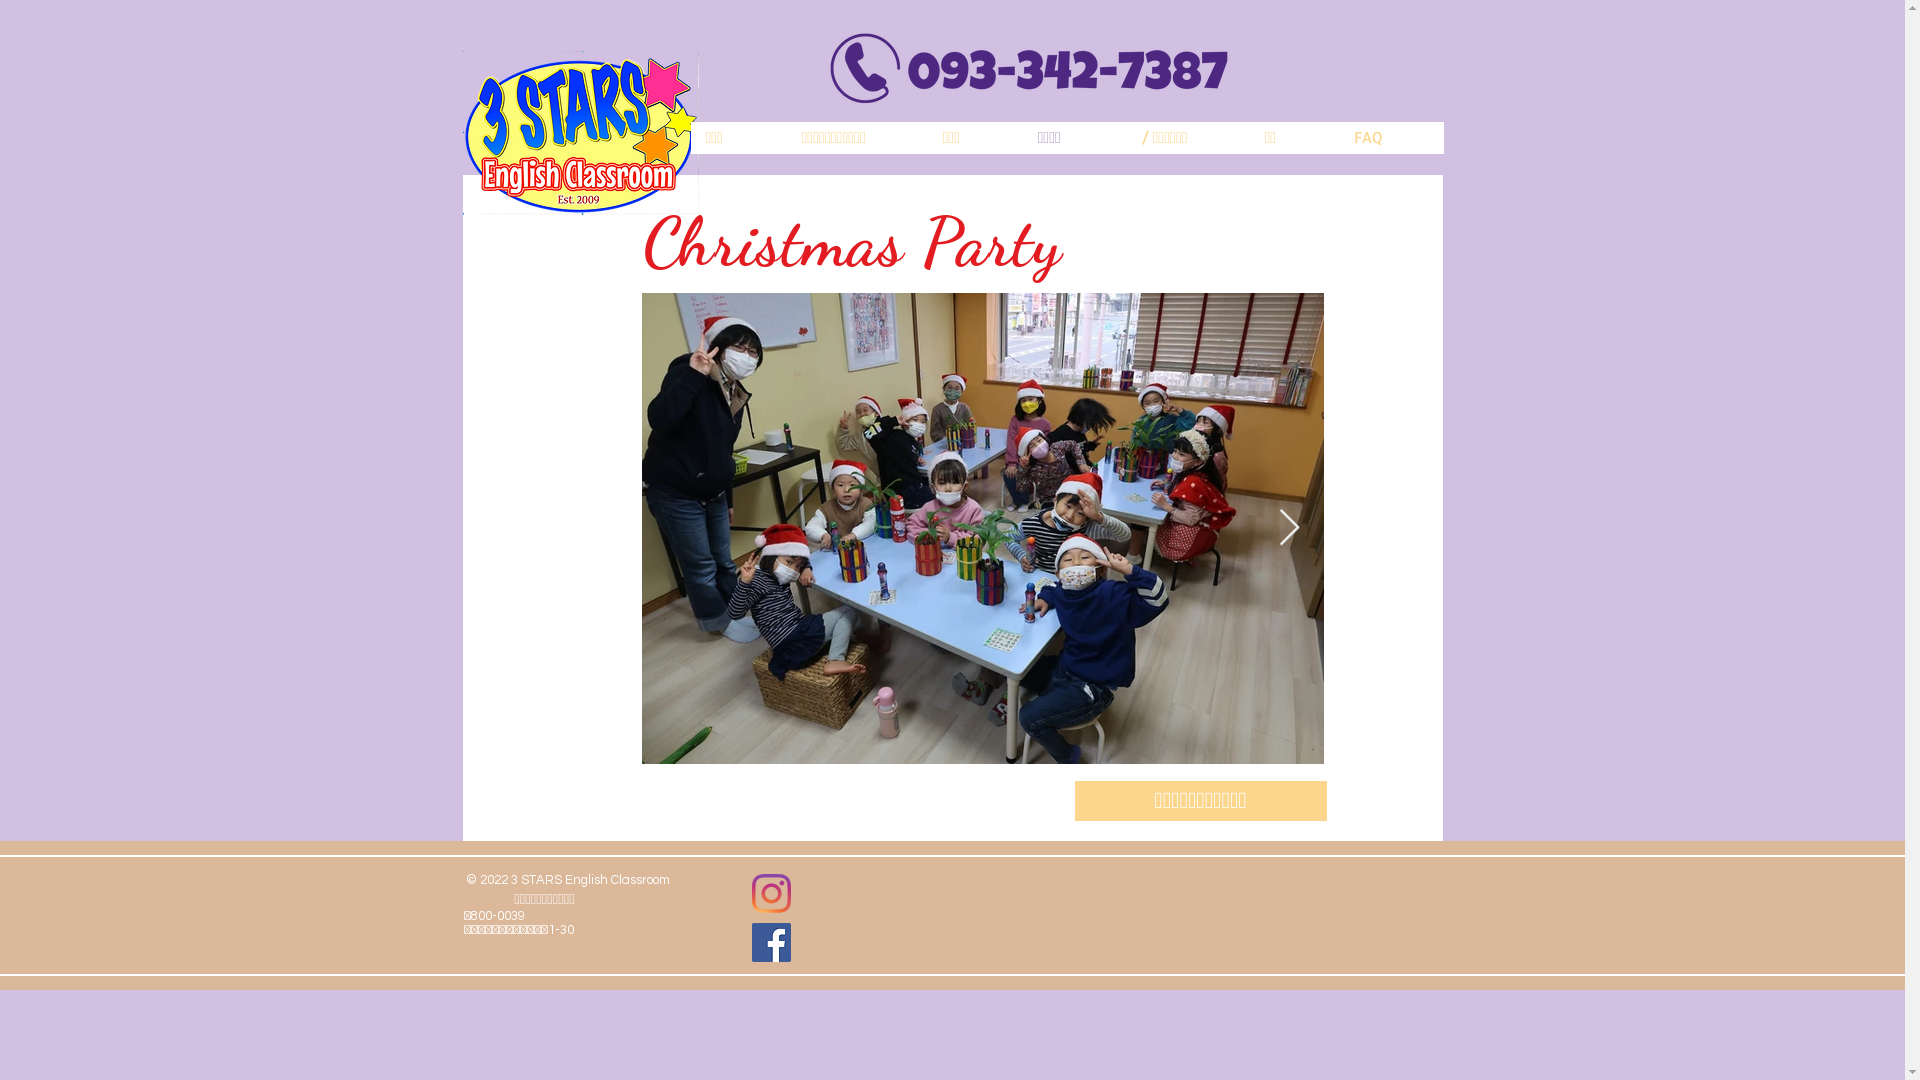 The width and height of the screenshot is (1920, 1080). I want to click on 'FAQ', so click(1390, 137).